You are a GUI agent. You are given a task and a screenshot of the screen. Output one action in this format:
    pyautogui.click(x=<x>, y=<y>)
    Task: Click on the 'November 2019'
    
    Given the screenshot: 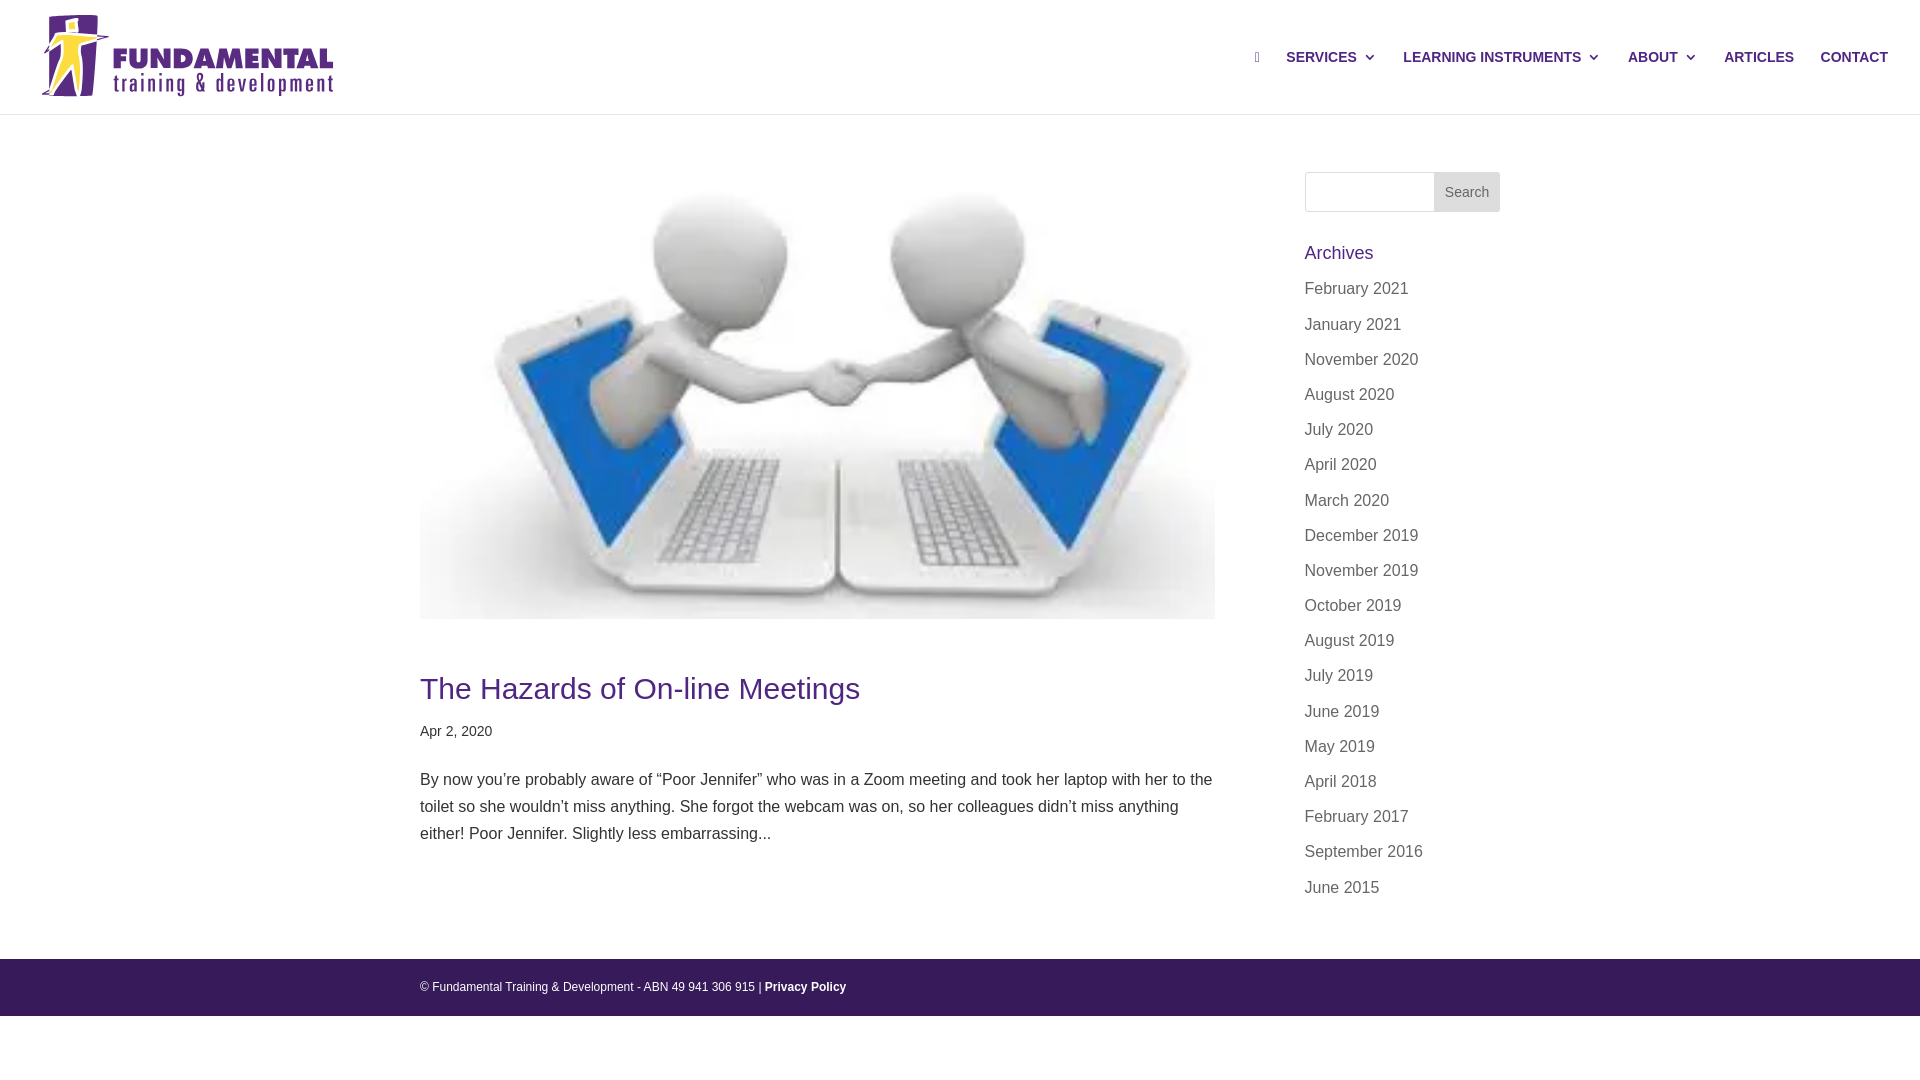 What is the action you would take?
    pyautogui.click(x=1361, y=570)
    